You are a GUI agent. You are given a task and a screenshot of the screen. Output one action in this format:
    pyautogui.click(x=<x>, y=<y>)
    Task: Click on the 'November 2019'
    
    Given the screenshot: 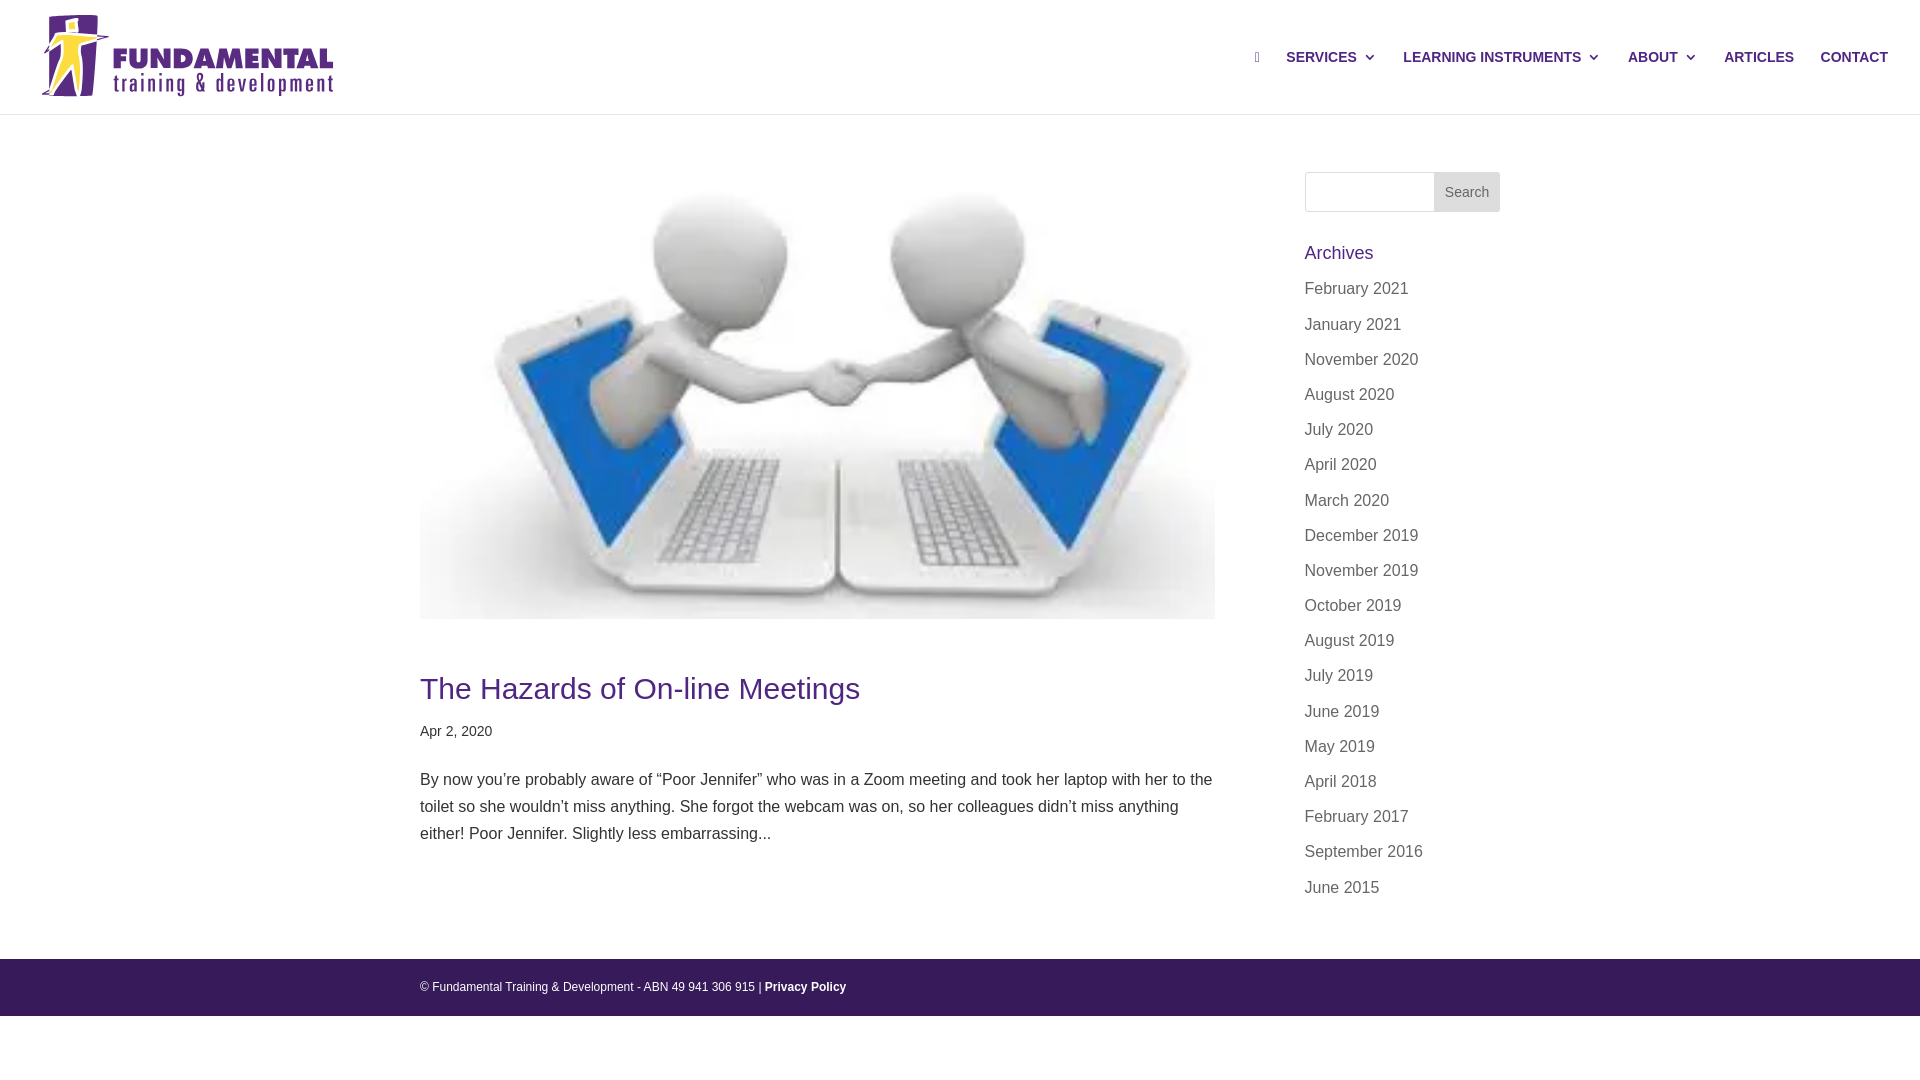 What is the action you would take?
    pyautogui.click(x=1361, y=570)
    